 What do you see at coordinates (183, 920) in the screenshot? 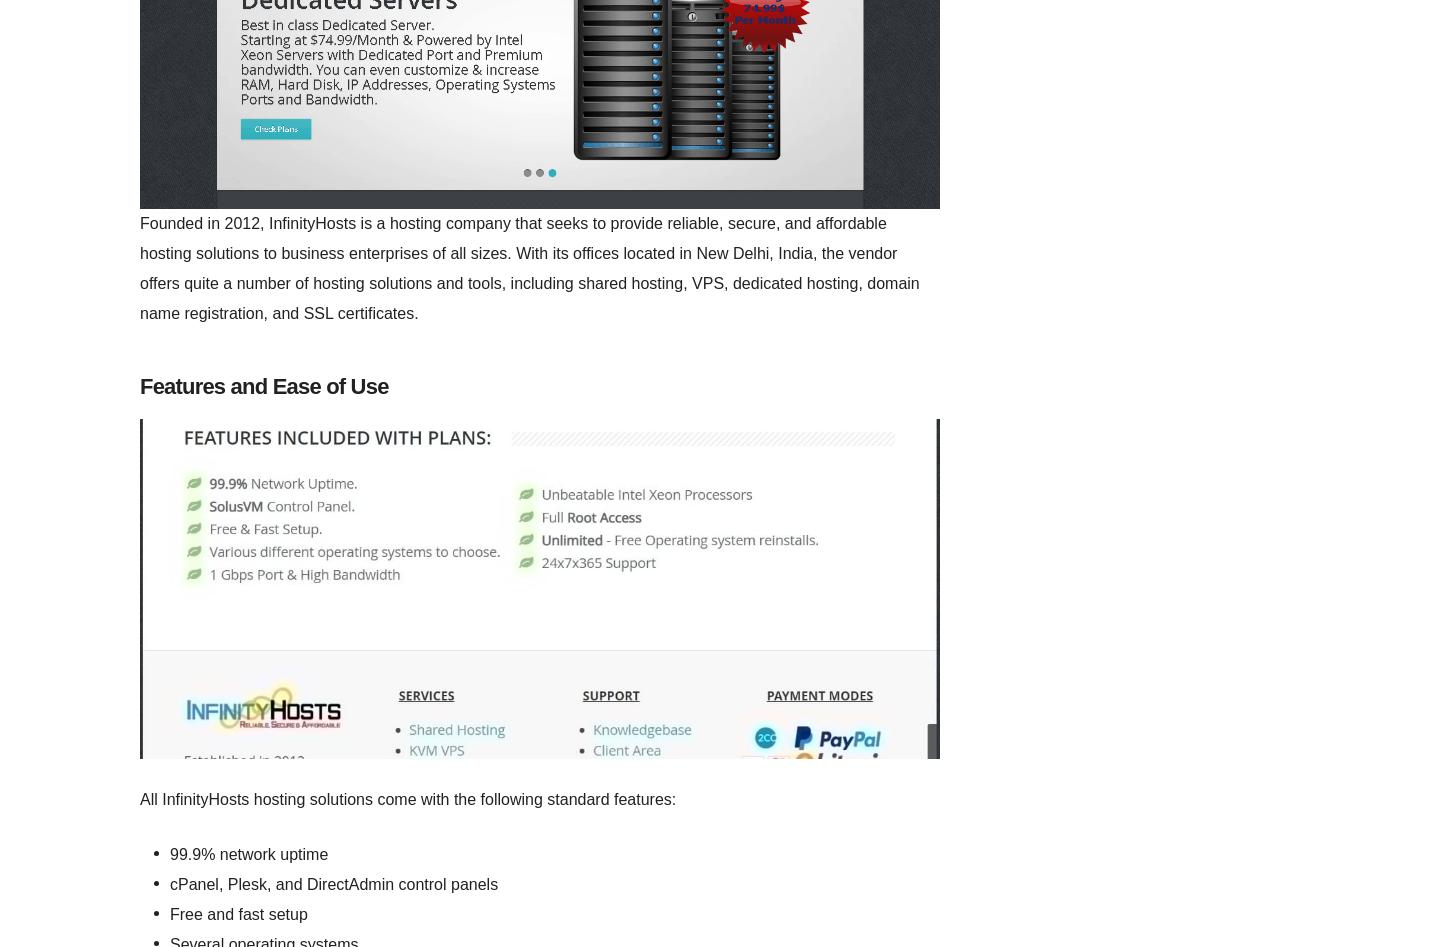
I see `'Website Builders'` at bounding box center [183, 920].